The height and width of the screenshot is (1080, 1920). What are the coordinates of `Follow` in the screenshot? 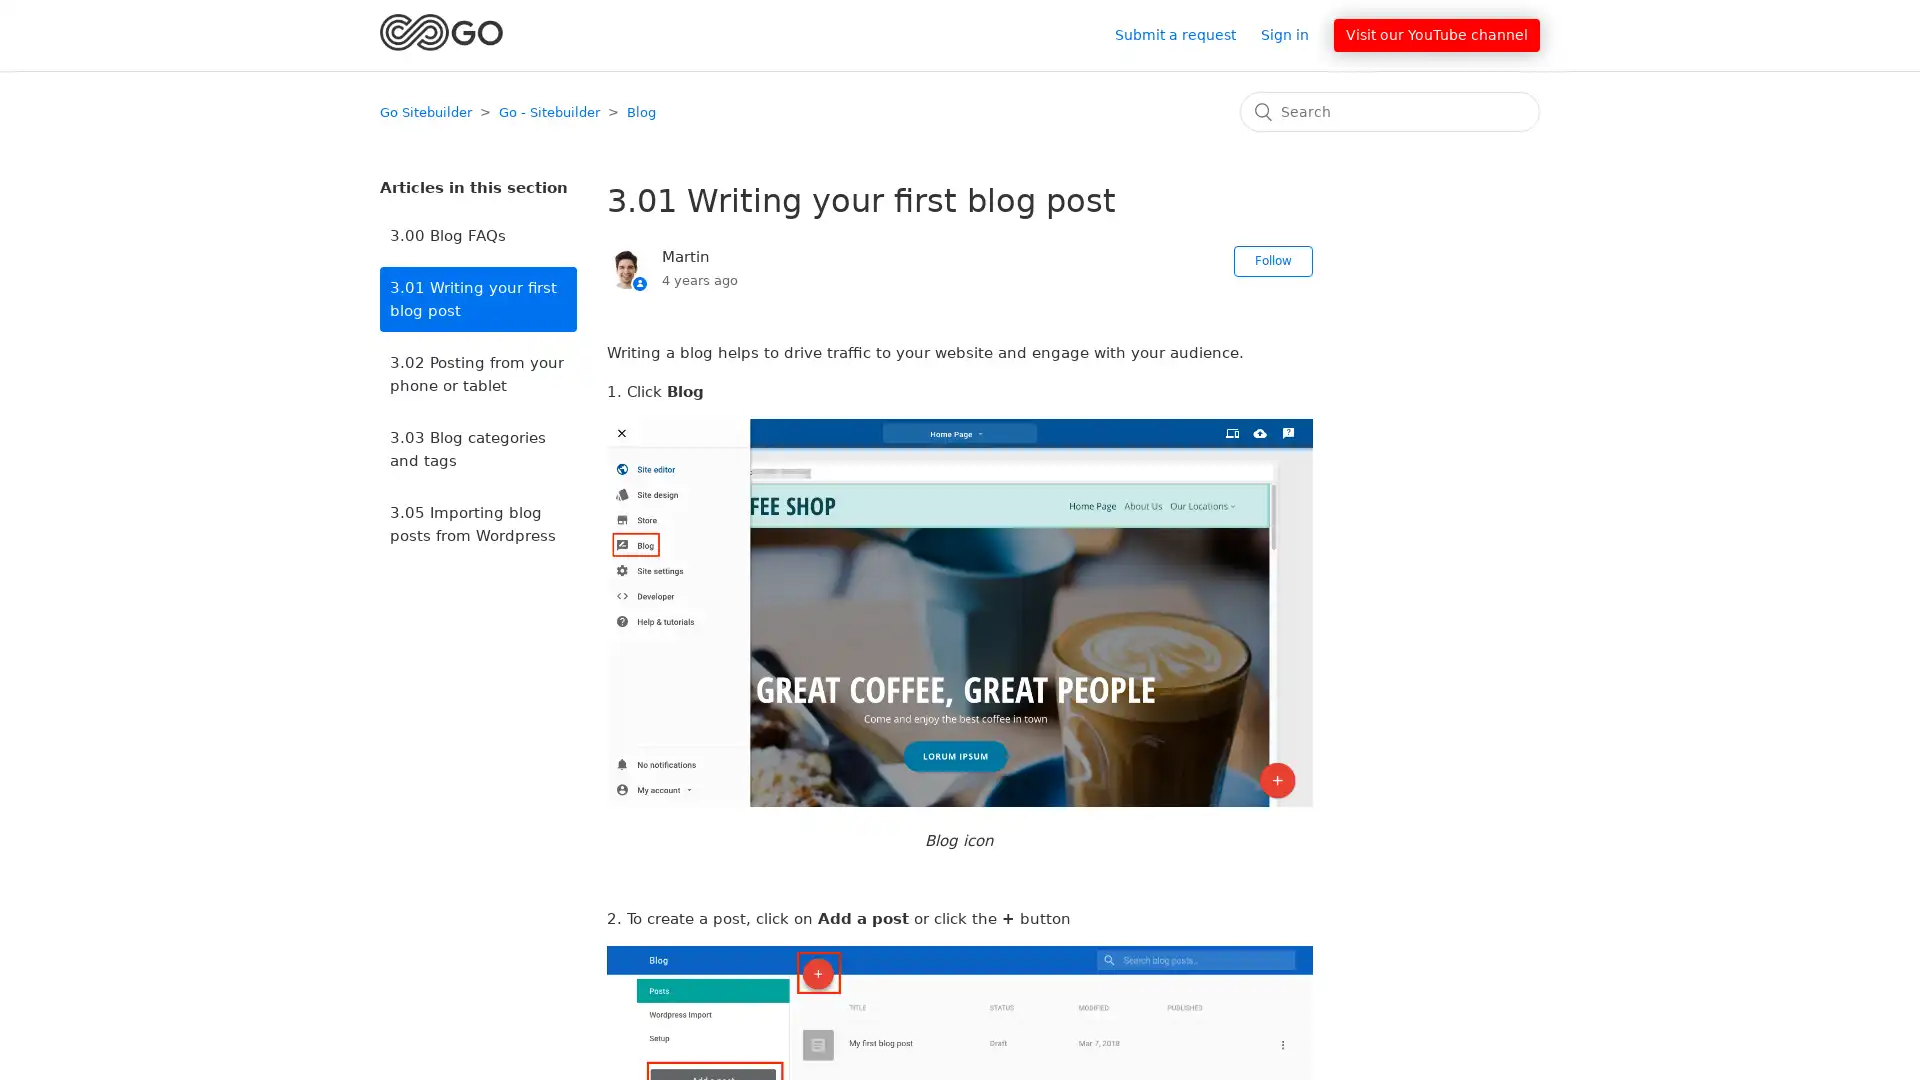 It's located at (1271, 260).